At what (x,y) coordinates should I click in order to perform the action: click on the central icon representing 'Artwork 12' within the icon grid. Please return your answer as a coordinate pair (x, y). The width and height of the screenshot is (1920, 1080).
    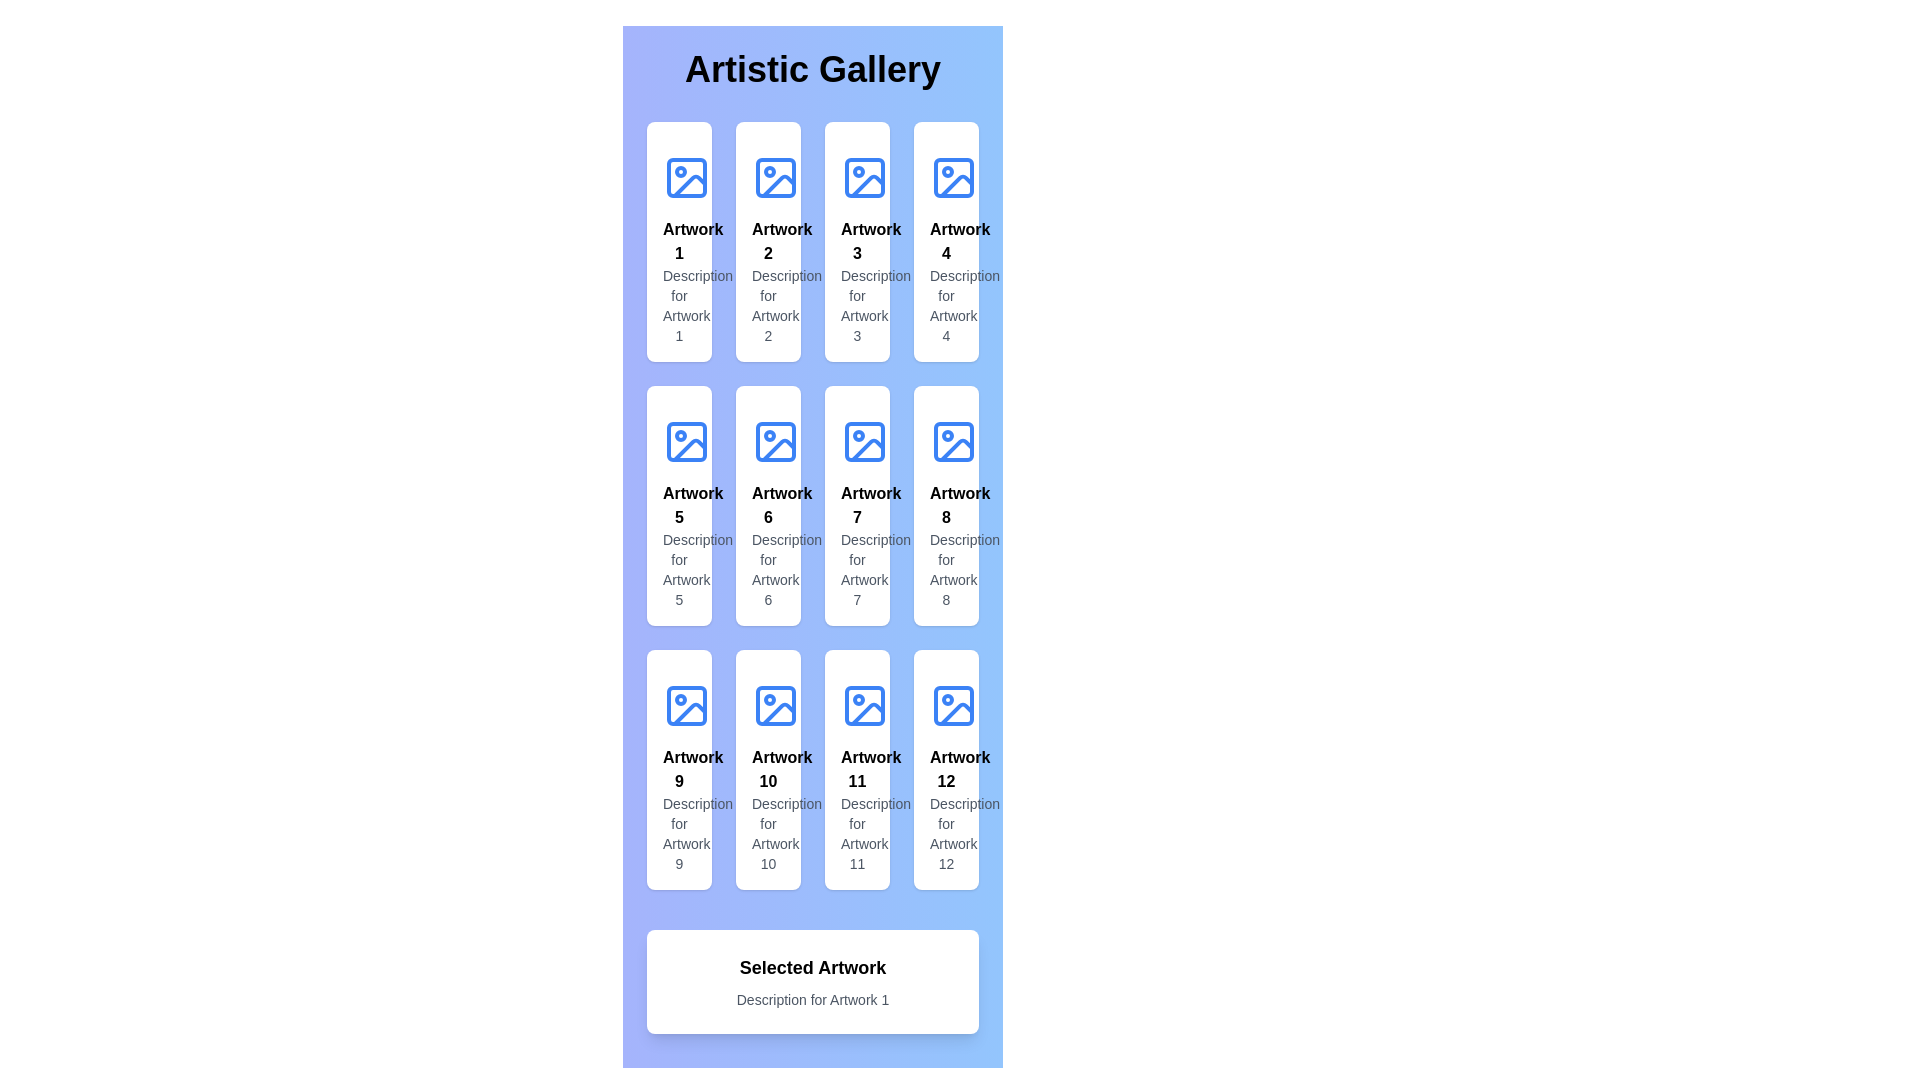
    Looking at the image, I should click on (953, 704).